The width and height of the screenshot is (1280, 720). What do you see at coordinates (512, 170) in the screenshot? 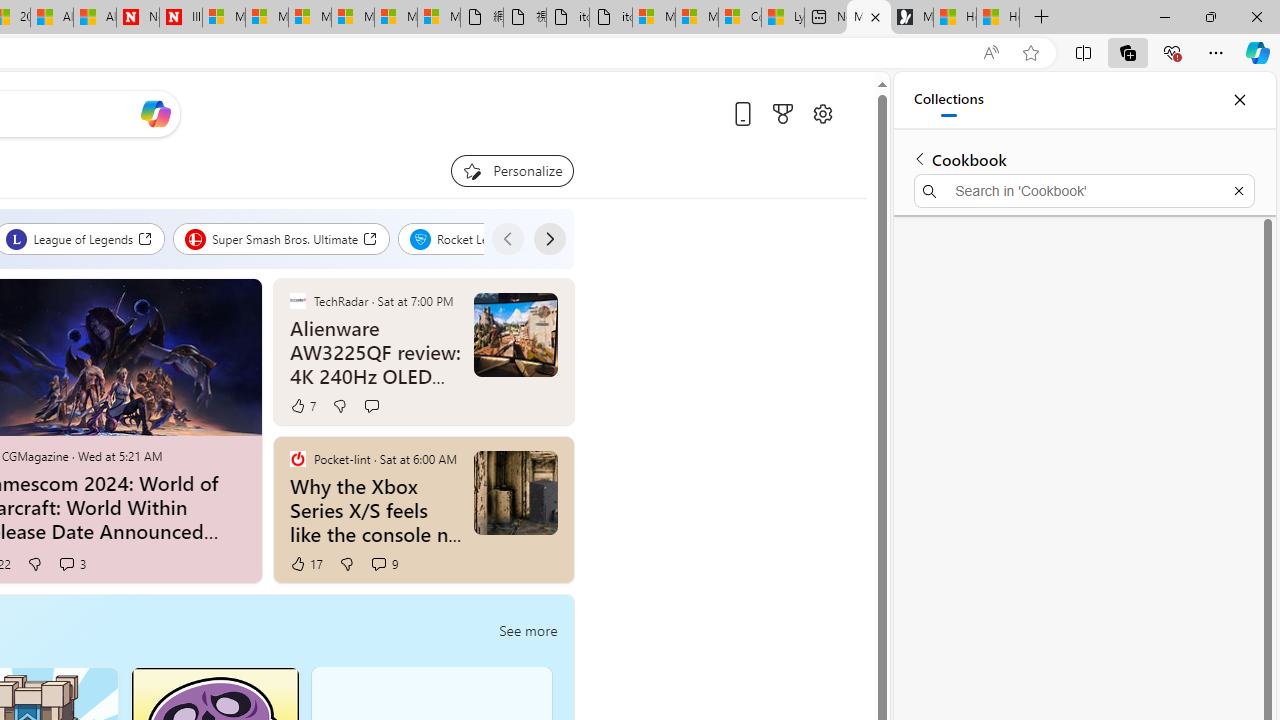
I see `'Personalize your feed"'` at bounding box center [512, 170].